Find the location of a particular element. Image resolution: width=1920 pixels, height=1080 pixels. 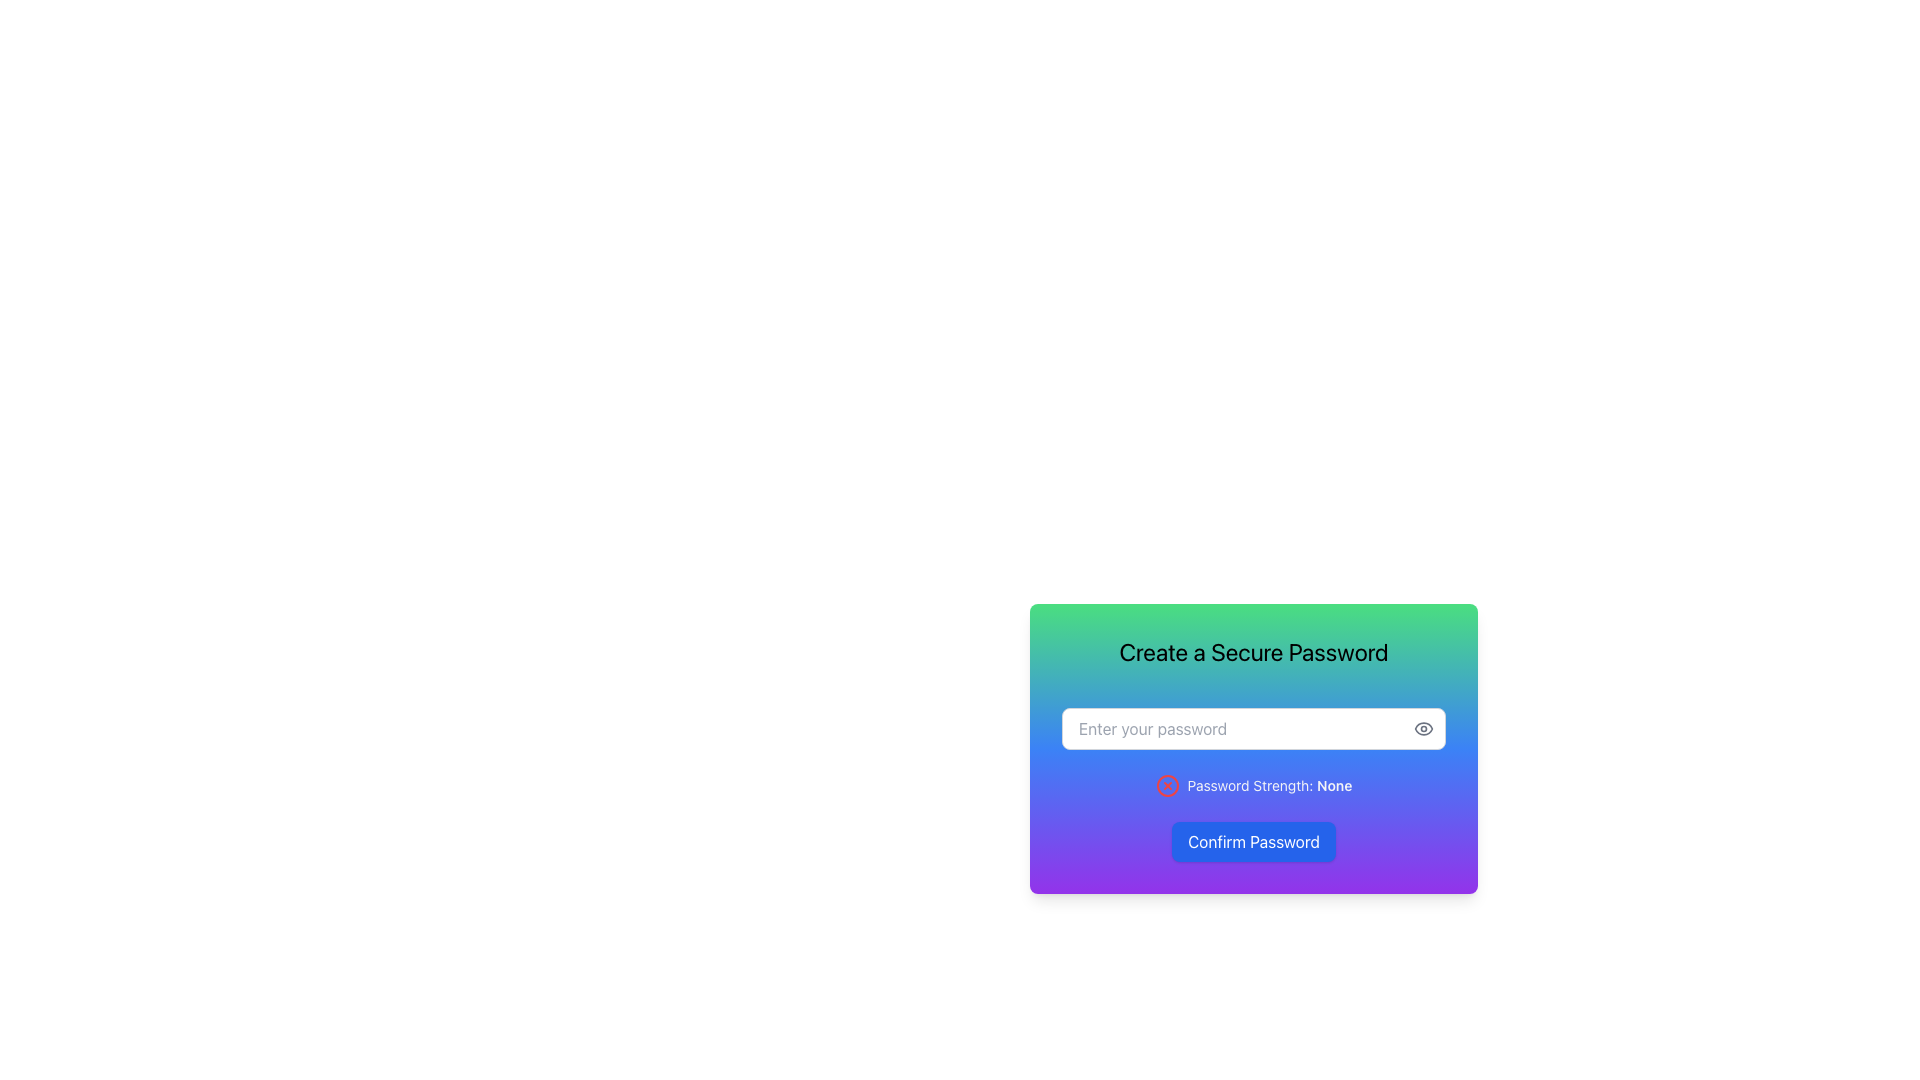

the password strength indicator icon located to the left of the text 'Password Strength: None' below the password input field is located at coordinates (1167, 785).